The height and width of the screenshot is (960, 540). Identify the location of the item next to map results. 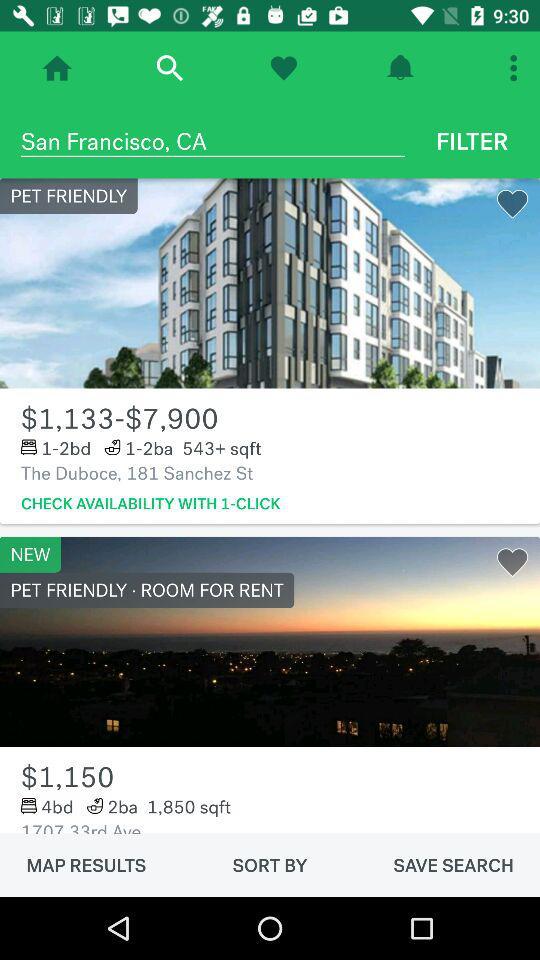
(270, 864).